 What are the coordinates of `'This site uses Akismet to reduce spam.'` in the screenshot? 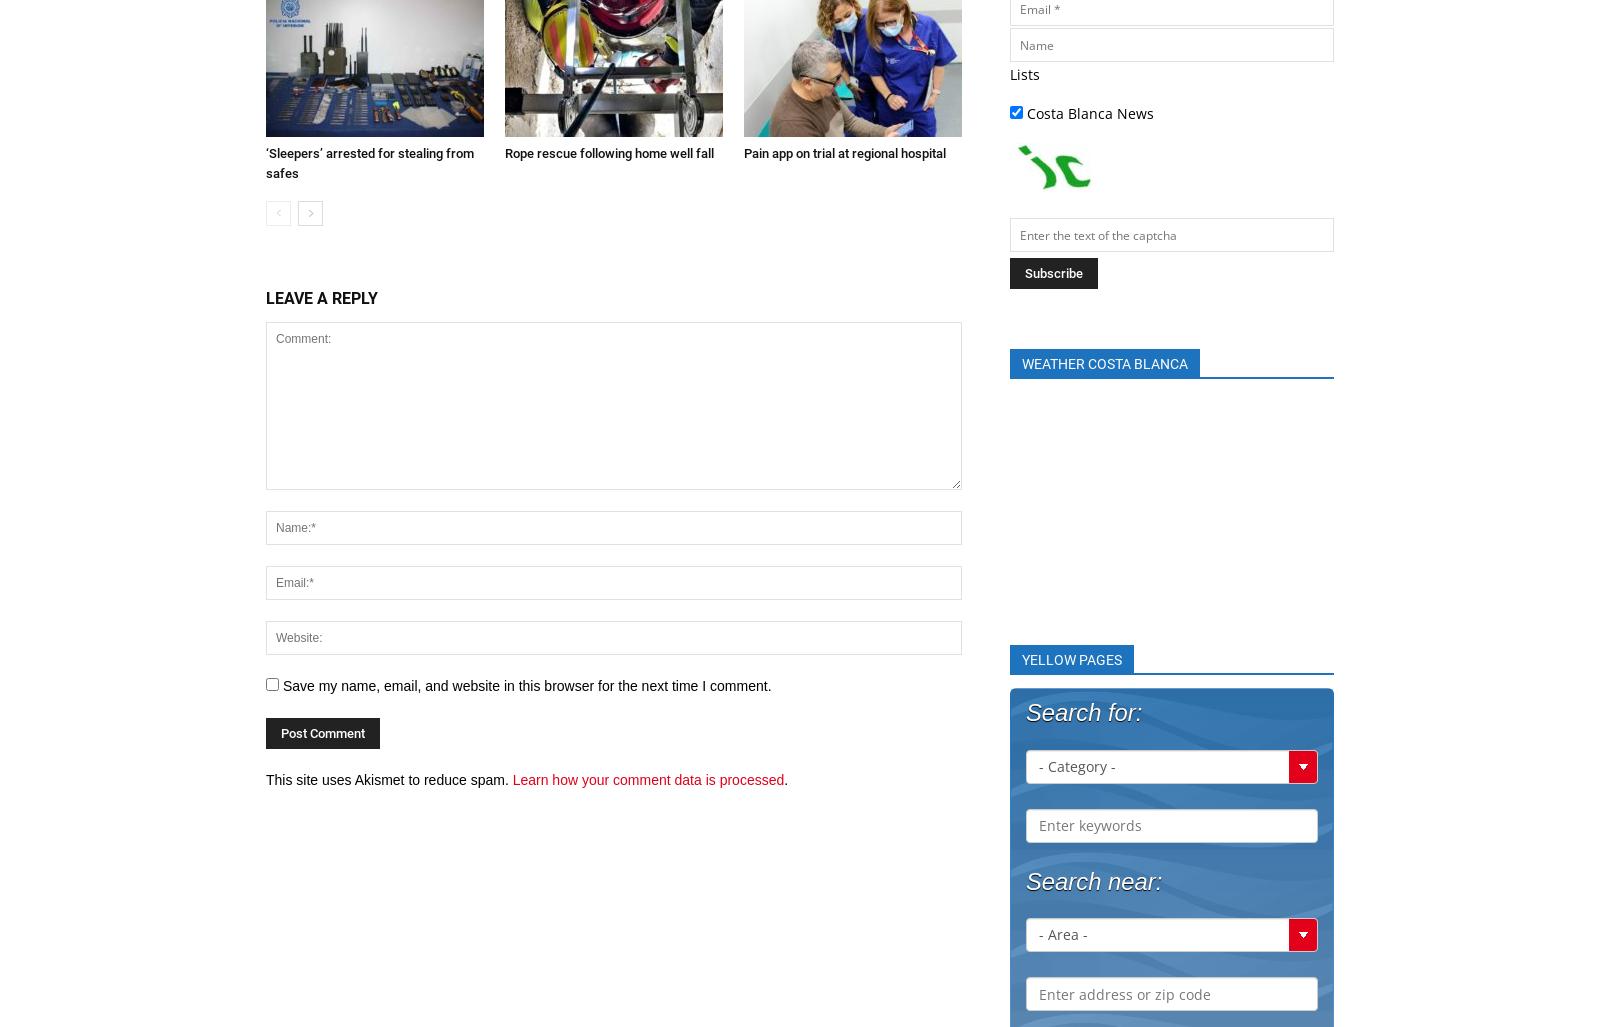 It's located at (388, 777).